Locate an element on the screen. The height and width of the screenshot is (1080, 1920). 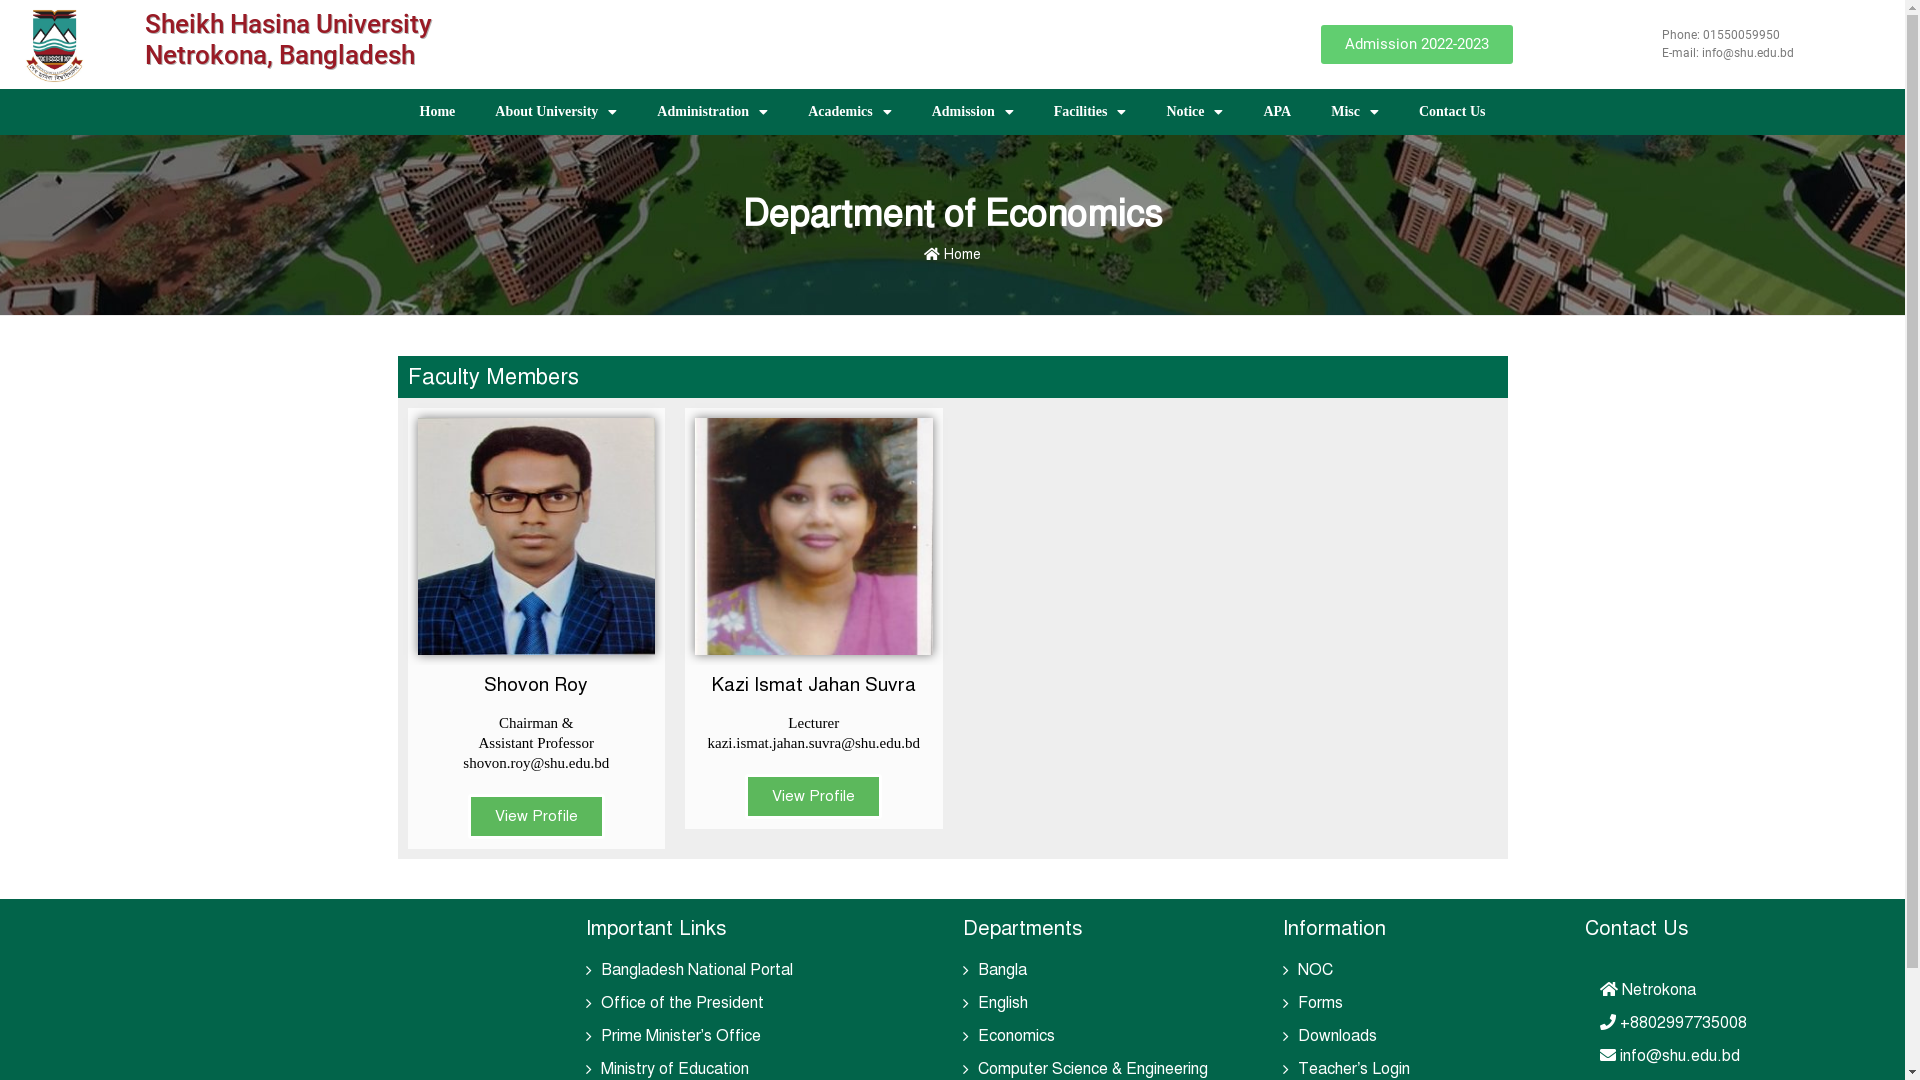
'Downloads' is located at coordinates (1337, 1035).